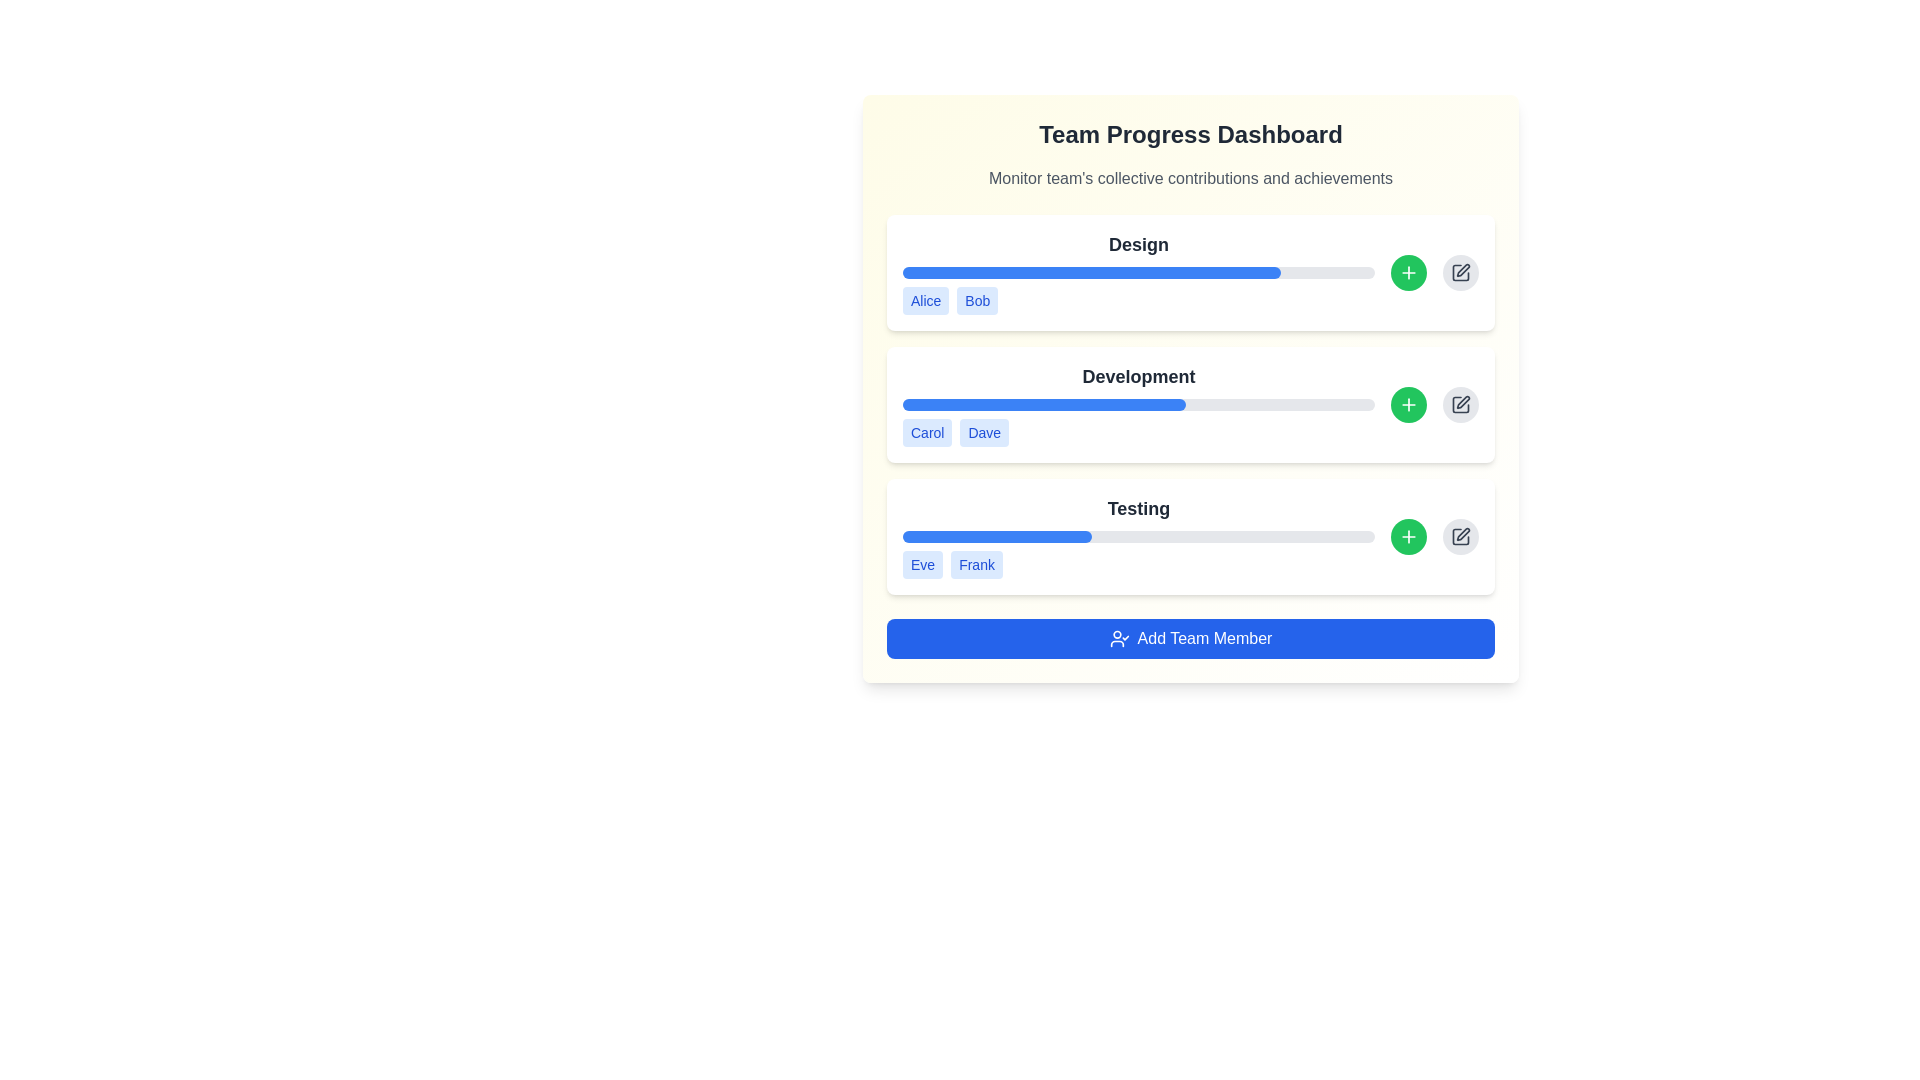 The width and height of the screenshot is (1920, 1080). What do you see at coordinates (1460, 273) in the screenshot?
I see `the edit button located on the far right of the 'Design' section in the dashboard card` at bounding box center [1460, 273].